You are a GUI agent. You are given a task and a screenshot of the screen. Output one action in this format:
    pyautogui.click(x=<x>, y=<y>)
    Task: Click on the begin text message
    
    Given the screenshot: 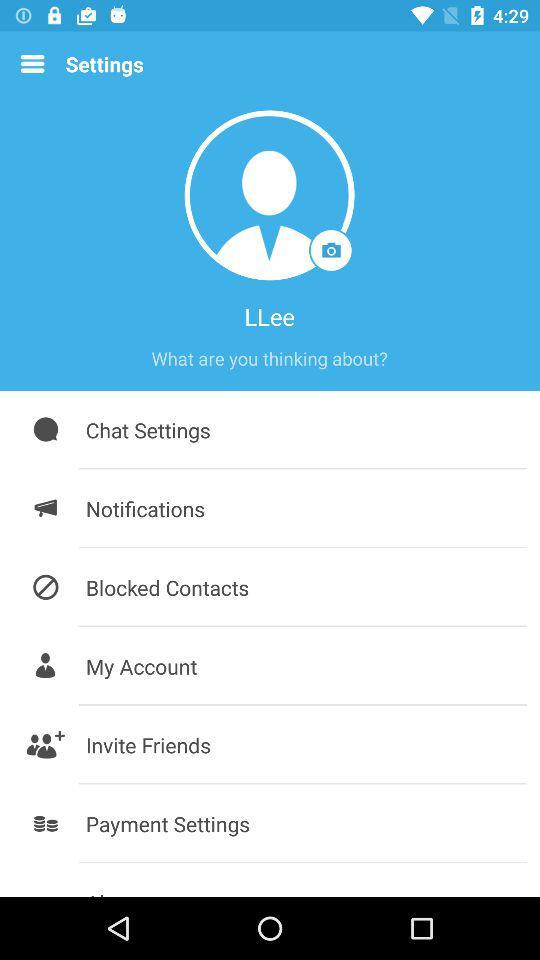 What is the action you would take?
    pyautogui.click(x=269, y=358)
    